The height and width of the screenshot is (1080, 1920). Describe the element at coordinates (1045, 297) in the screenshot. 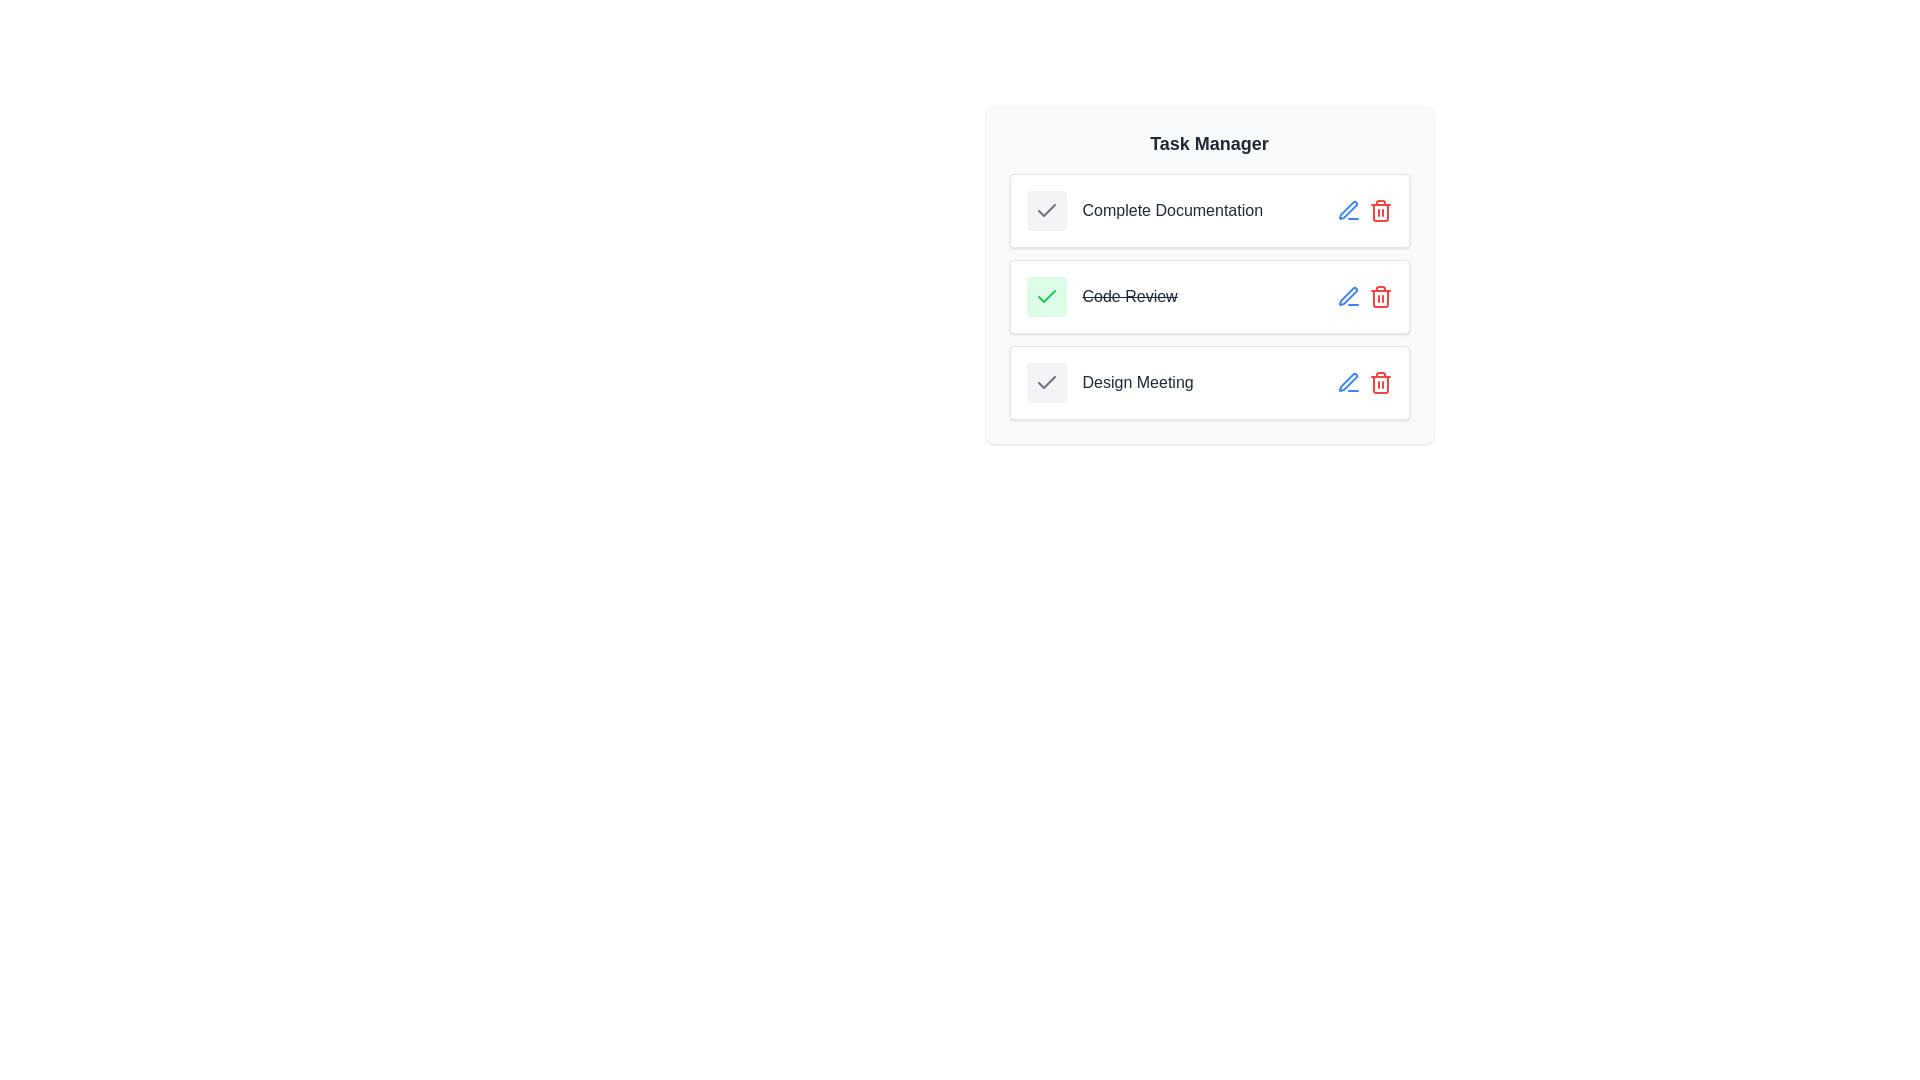

I see `the small green checkmark icon within the checkbox for the 'Code Review' task` at that location.